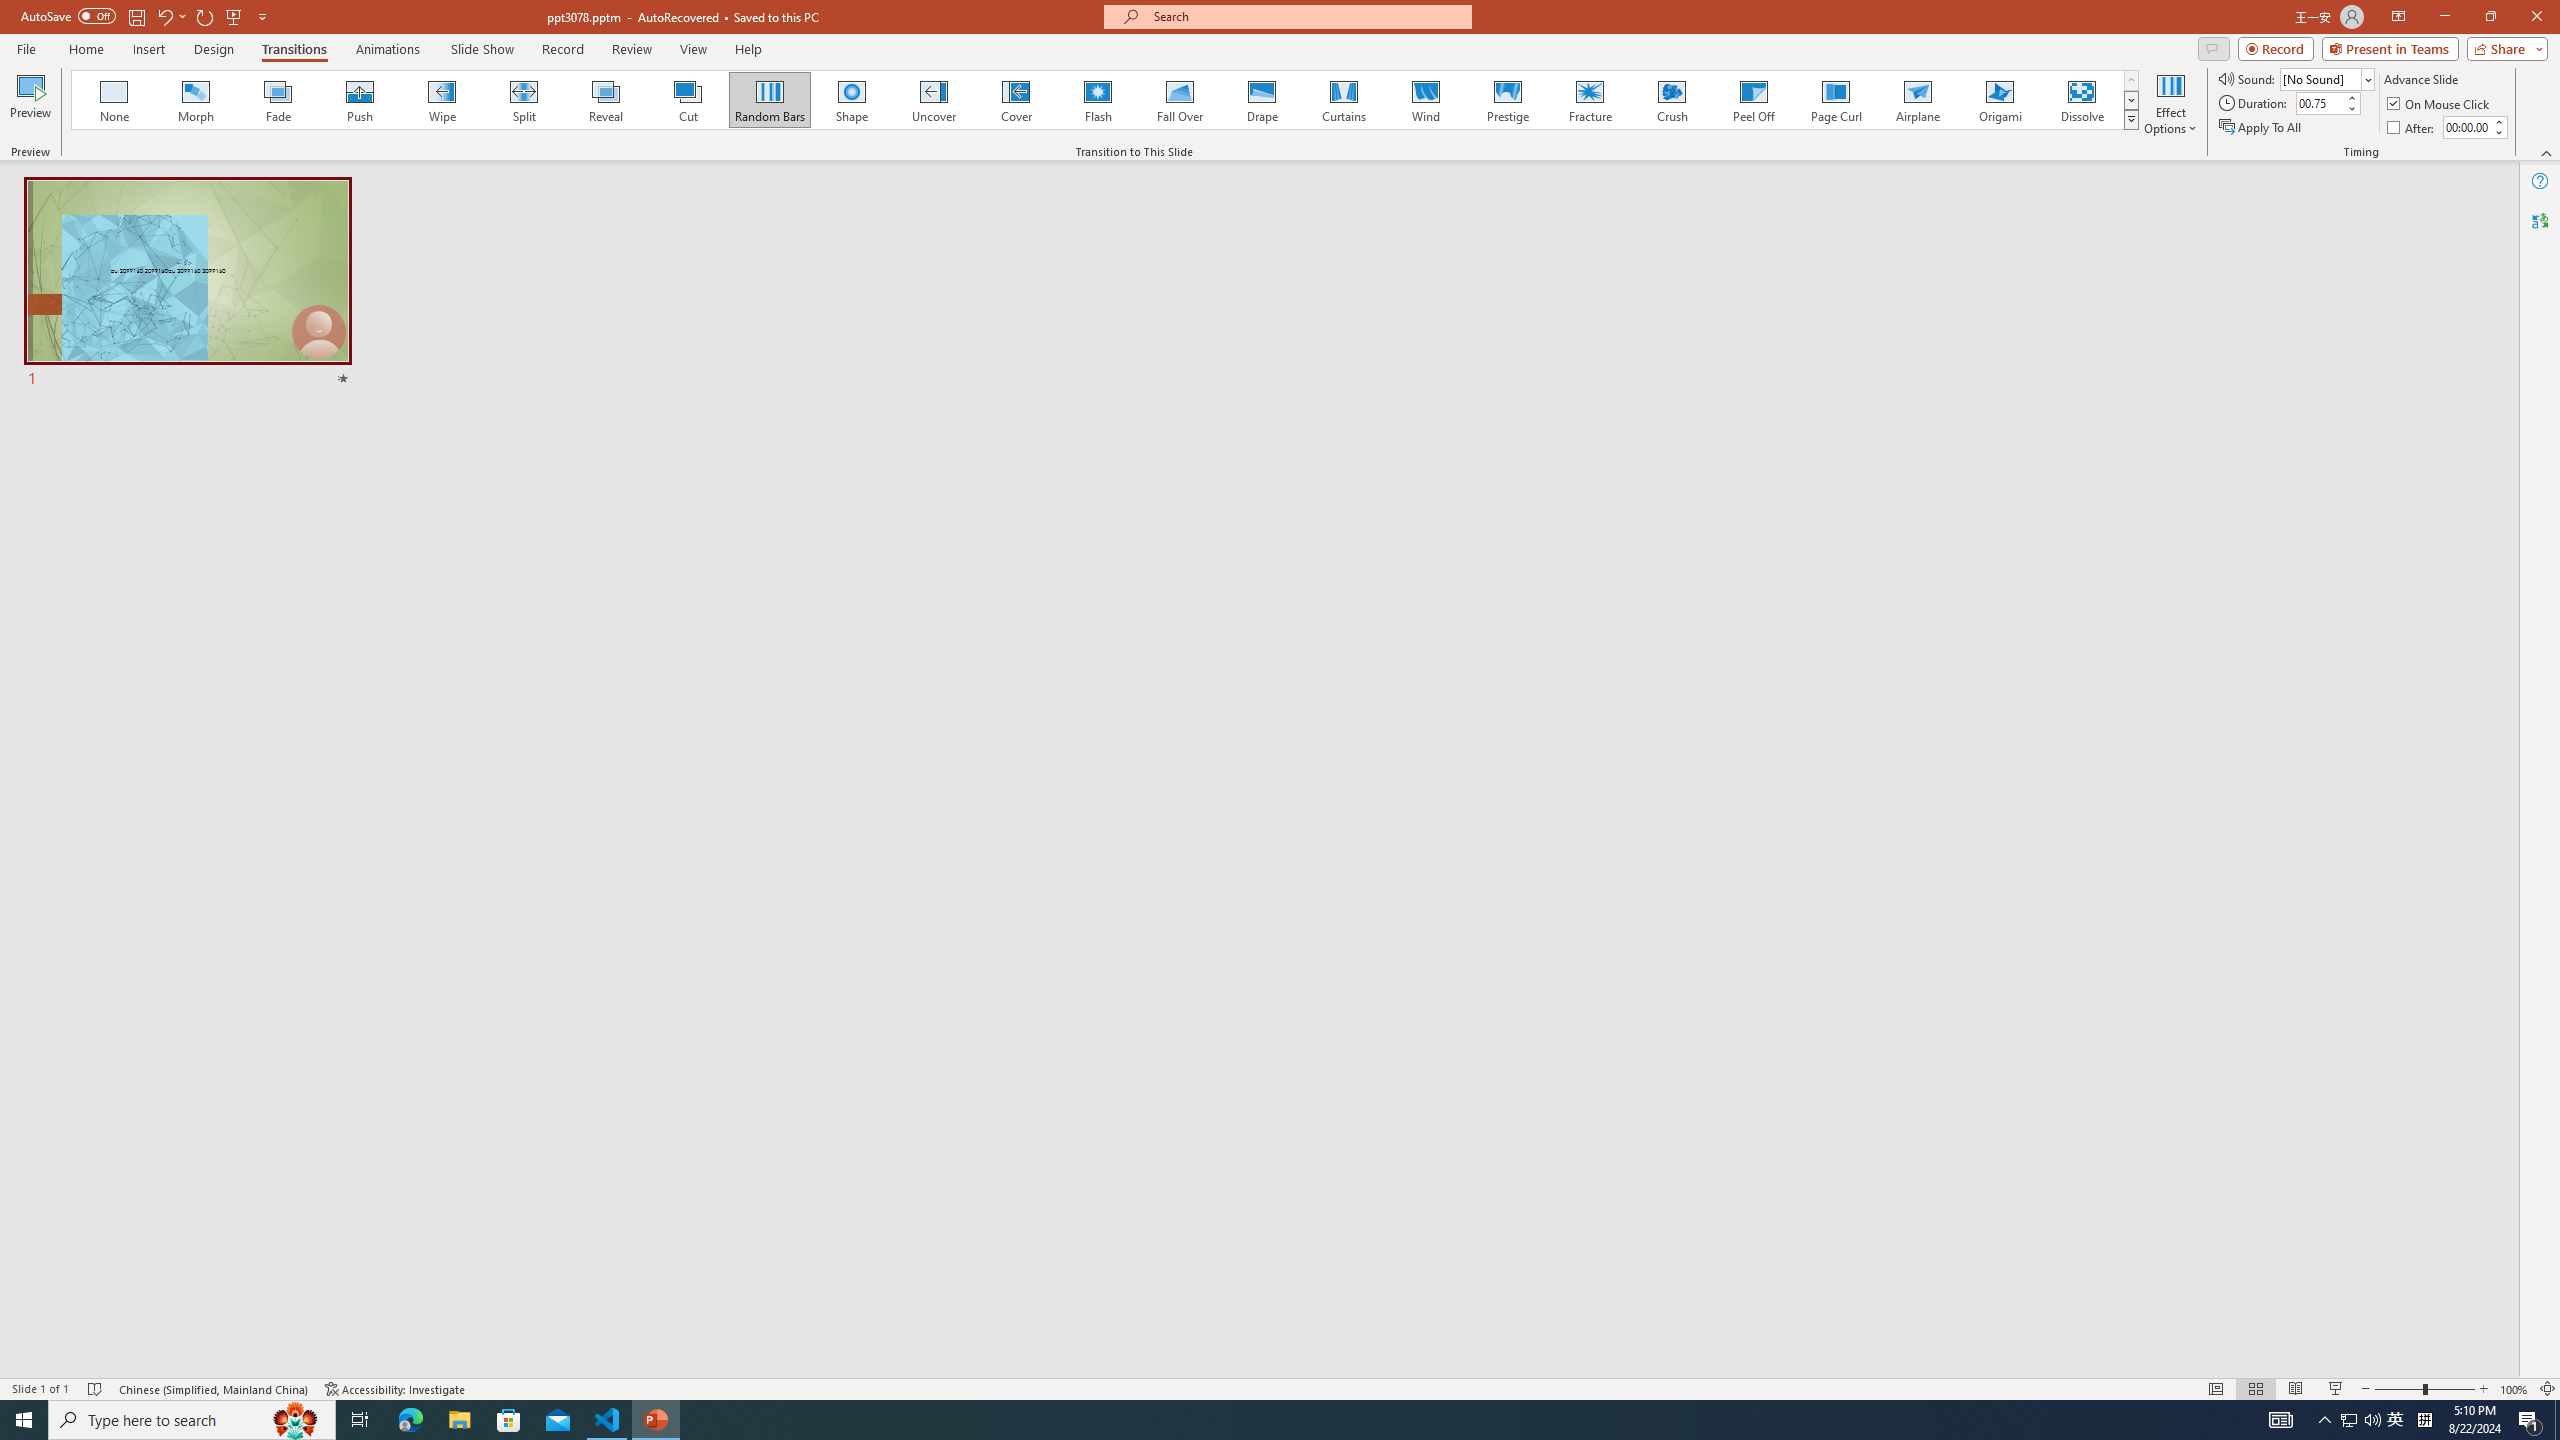  What do you see at coordinates (2466, 126) in the screenshot?
I see `'After'` at bounding box center [2466, 126].